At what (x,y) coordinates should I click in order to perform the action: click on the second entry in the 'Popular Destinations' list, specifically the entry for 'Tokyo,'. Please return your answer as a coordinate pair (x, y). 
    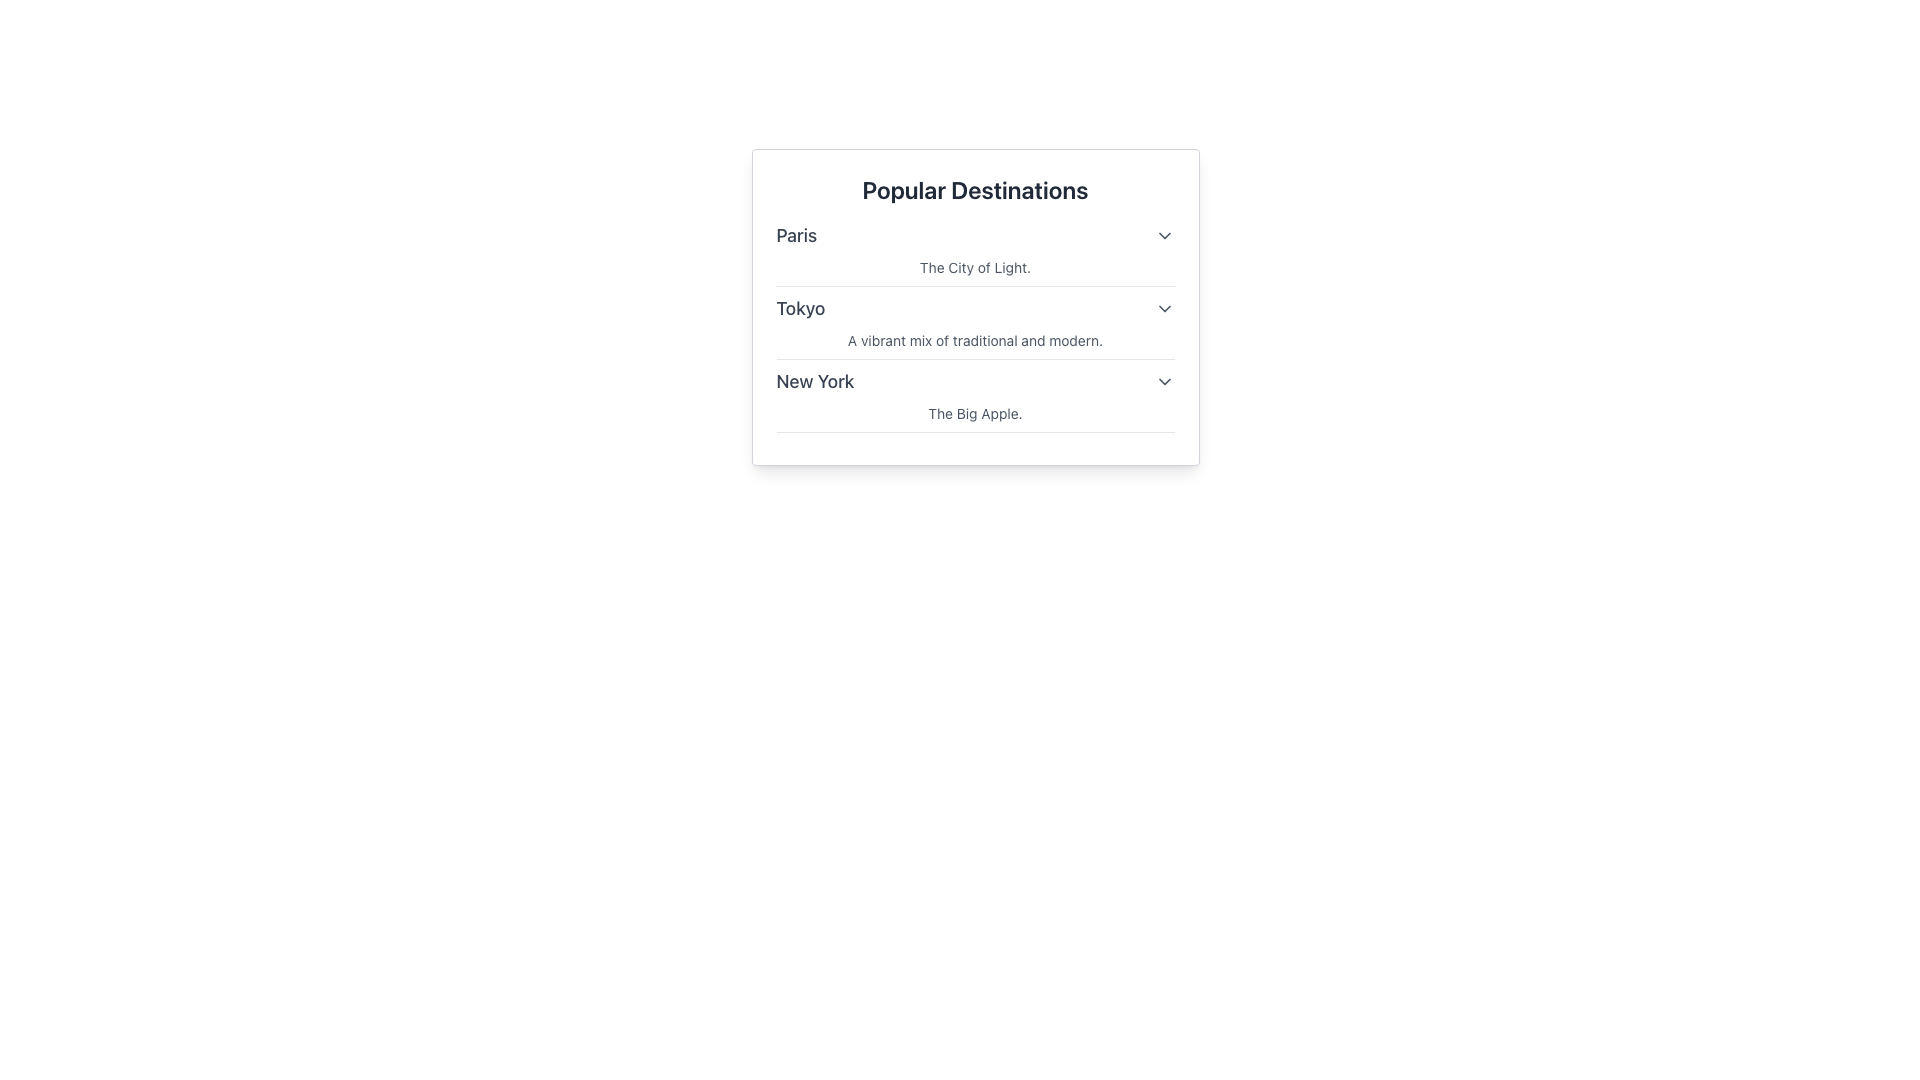
    Looking at the image, I should click on (975, 326).